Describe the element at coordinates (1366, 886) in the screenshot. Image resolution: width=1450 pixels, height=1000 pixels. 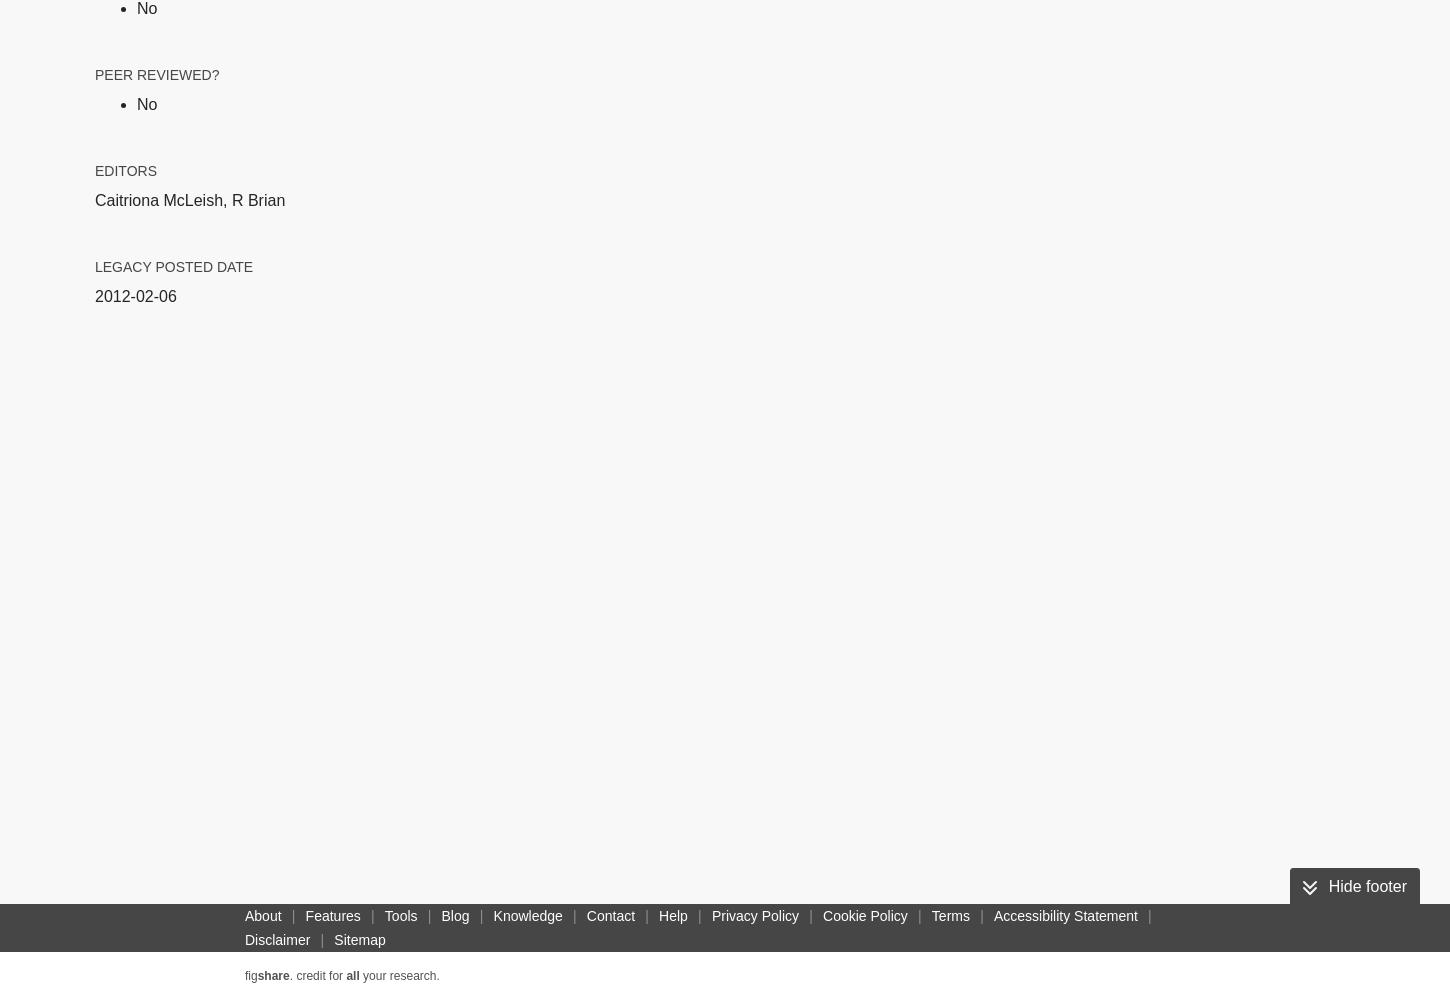
I see `'Hide footer'` at that location.